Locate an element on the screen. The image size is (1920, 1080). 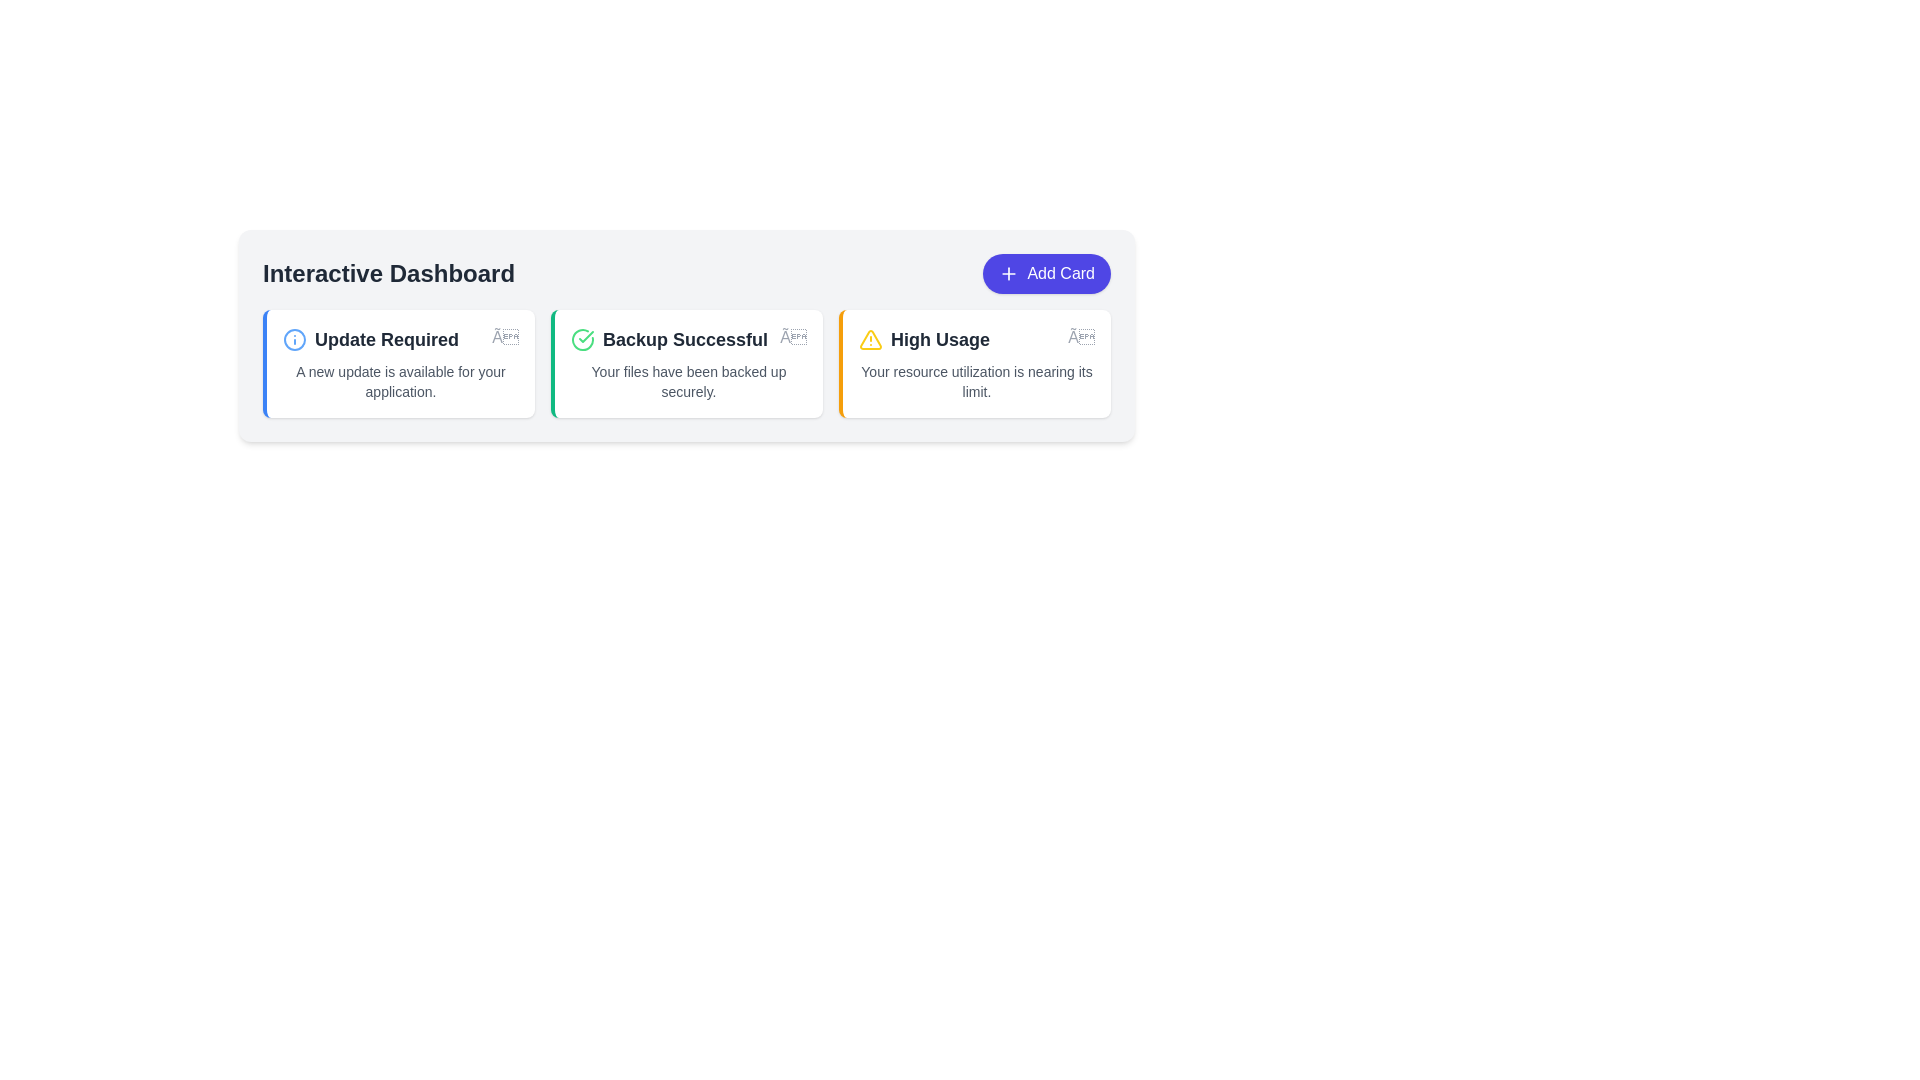
the Notification card with the text 'Backup Successful' is located at coordinates (686, 363).